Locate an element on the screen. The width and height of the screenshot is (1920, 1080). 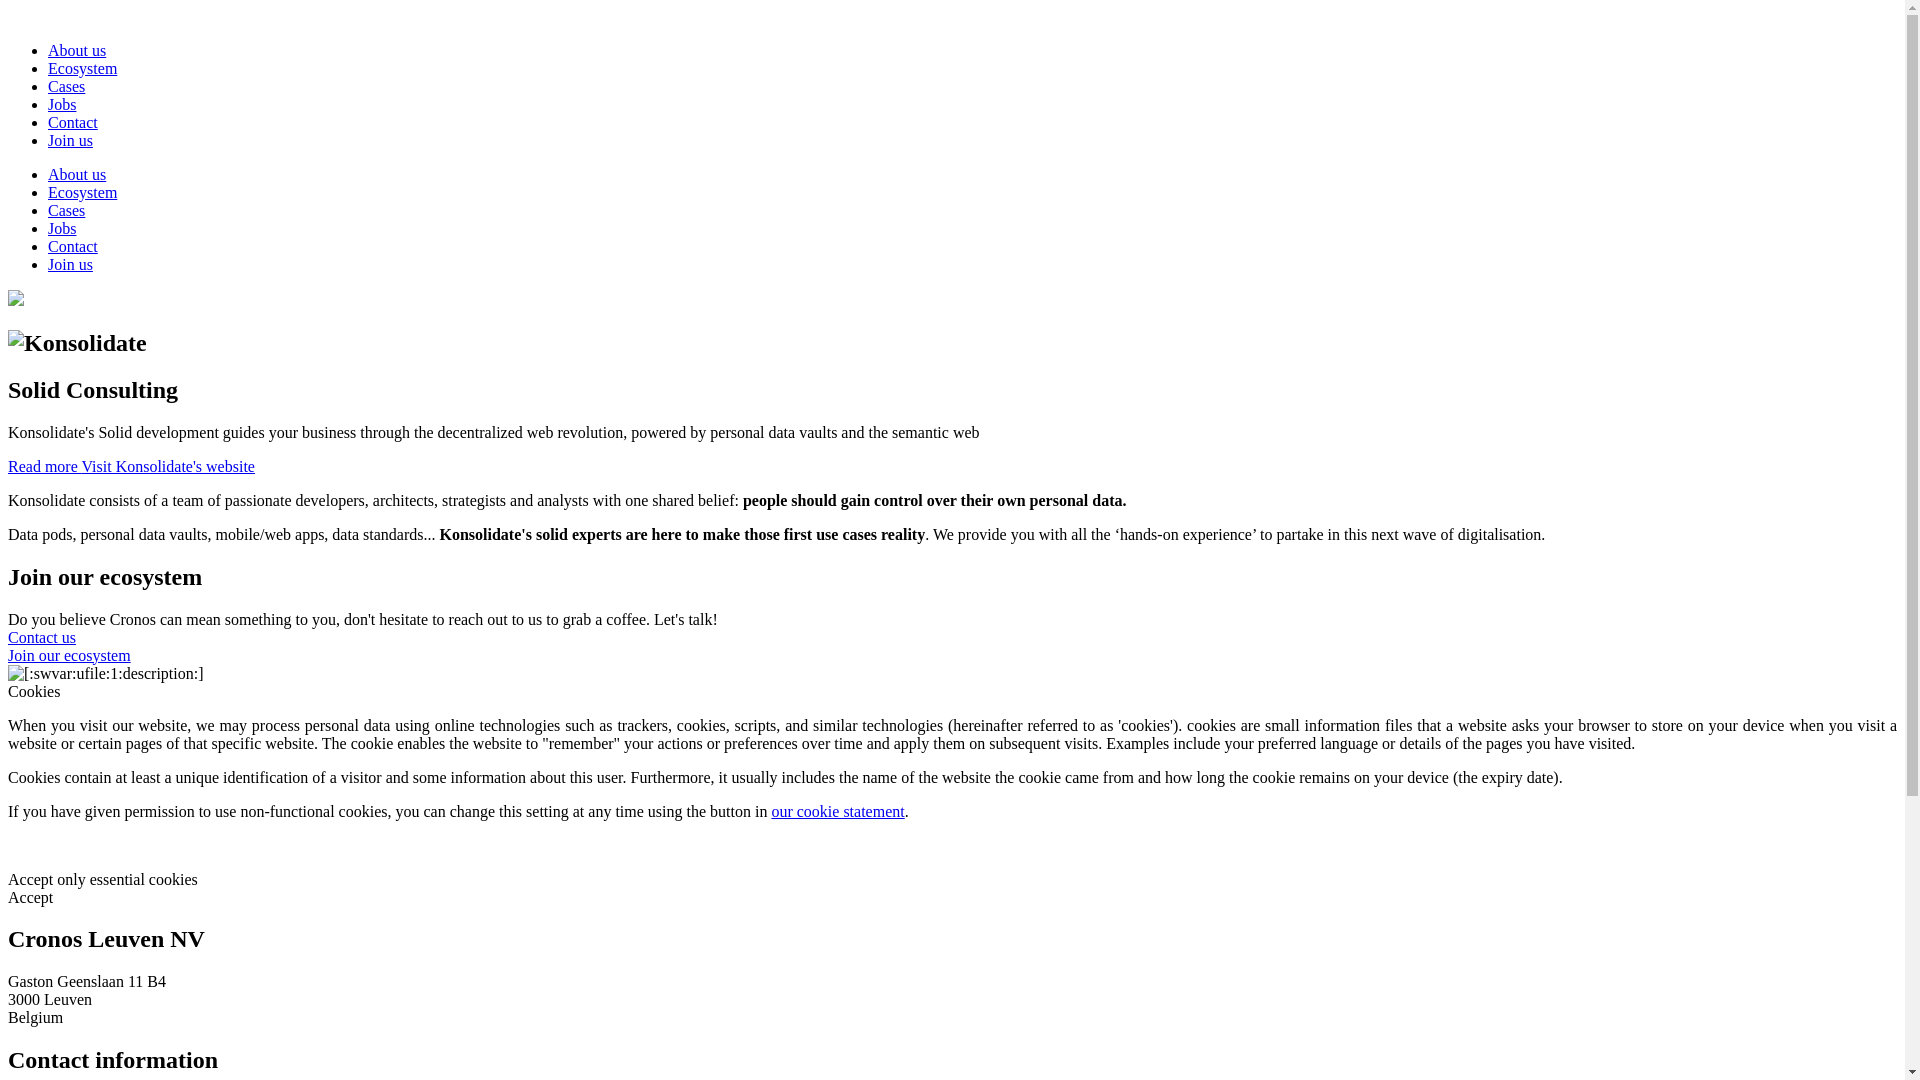
'our cookie statement' is located at coordinates (770, 811).